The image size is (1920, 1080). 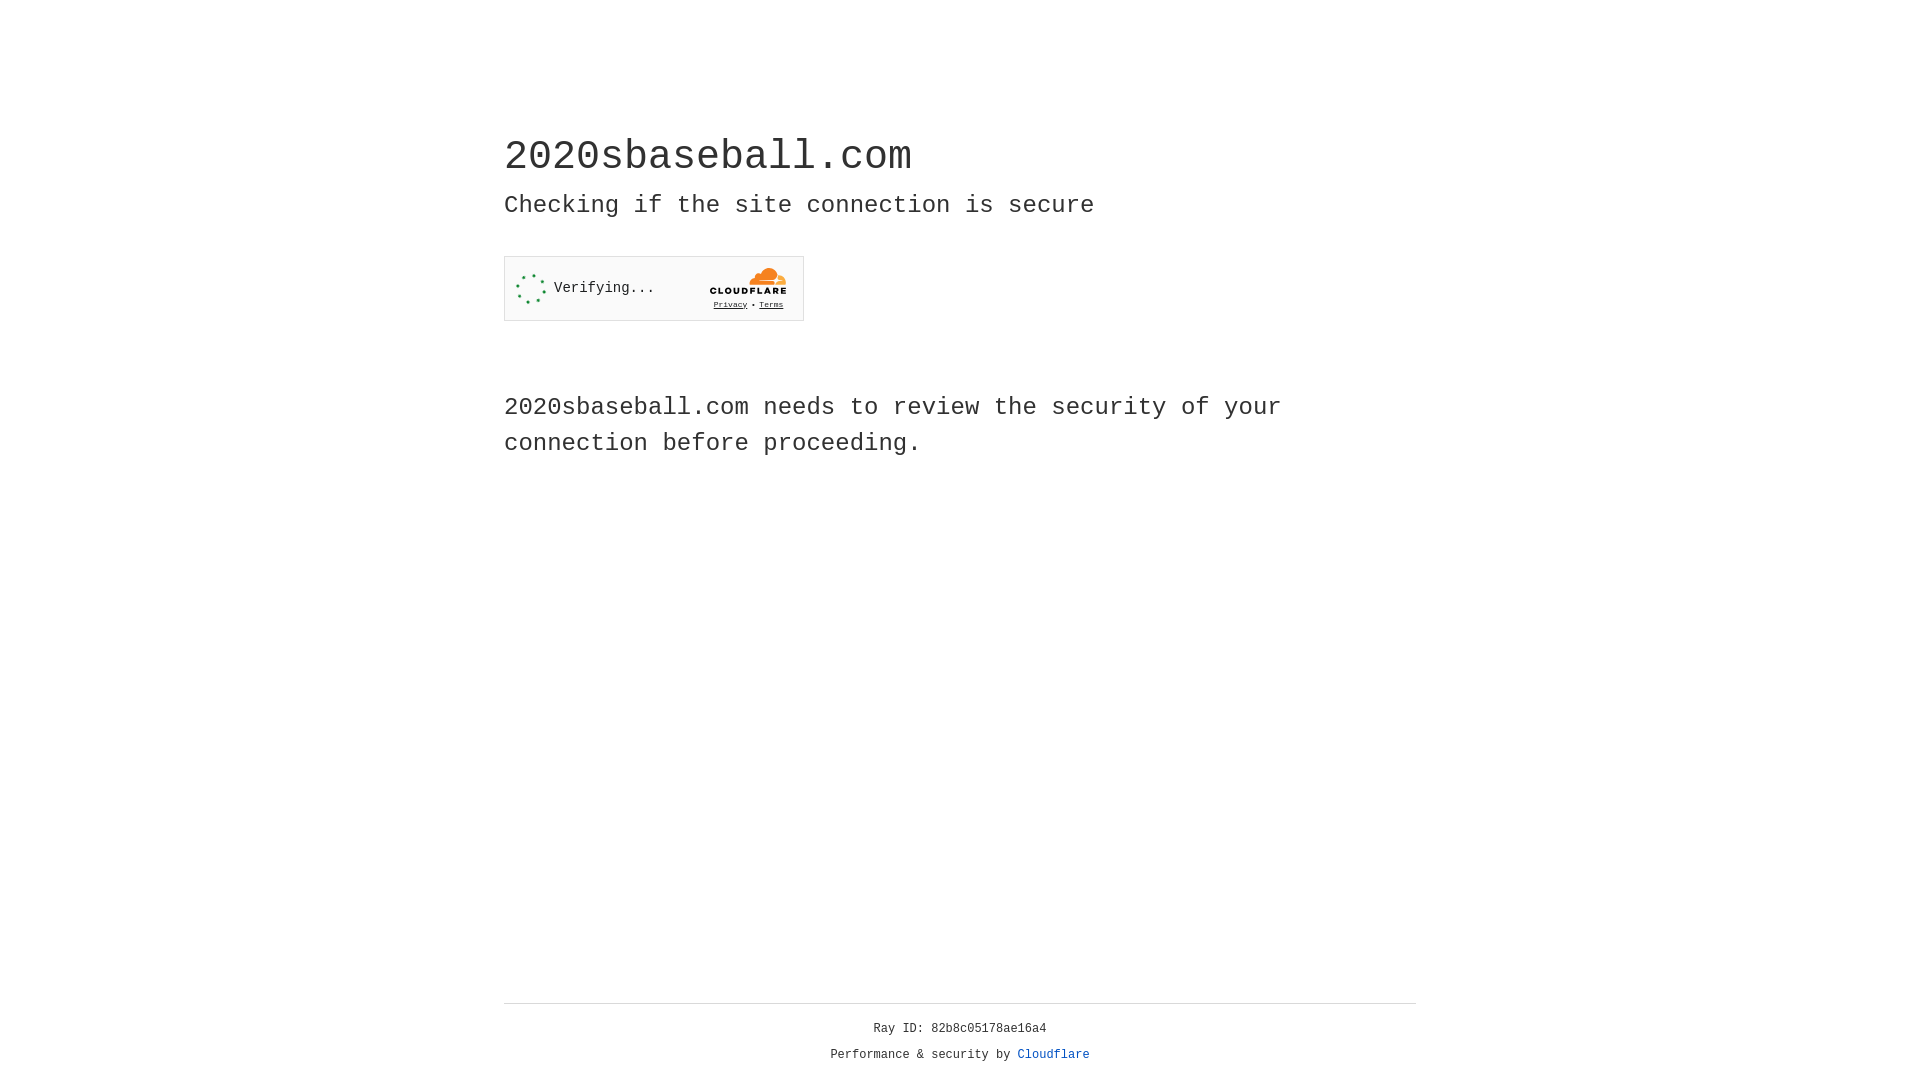 I want to click on 'Cloudflare', so click(x=1053, y=1054).